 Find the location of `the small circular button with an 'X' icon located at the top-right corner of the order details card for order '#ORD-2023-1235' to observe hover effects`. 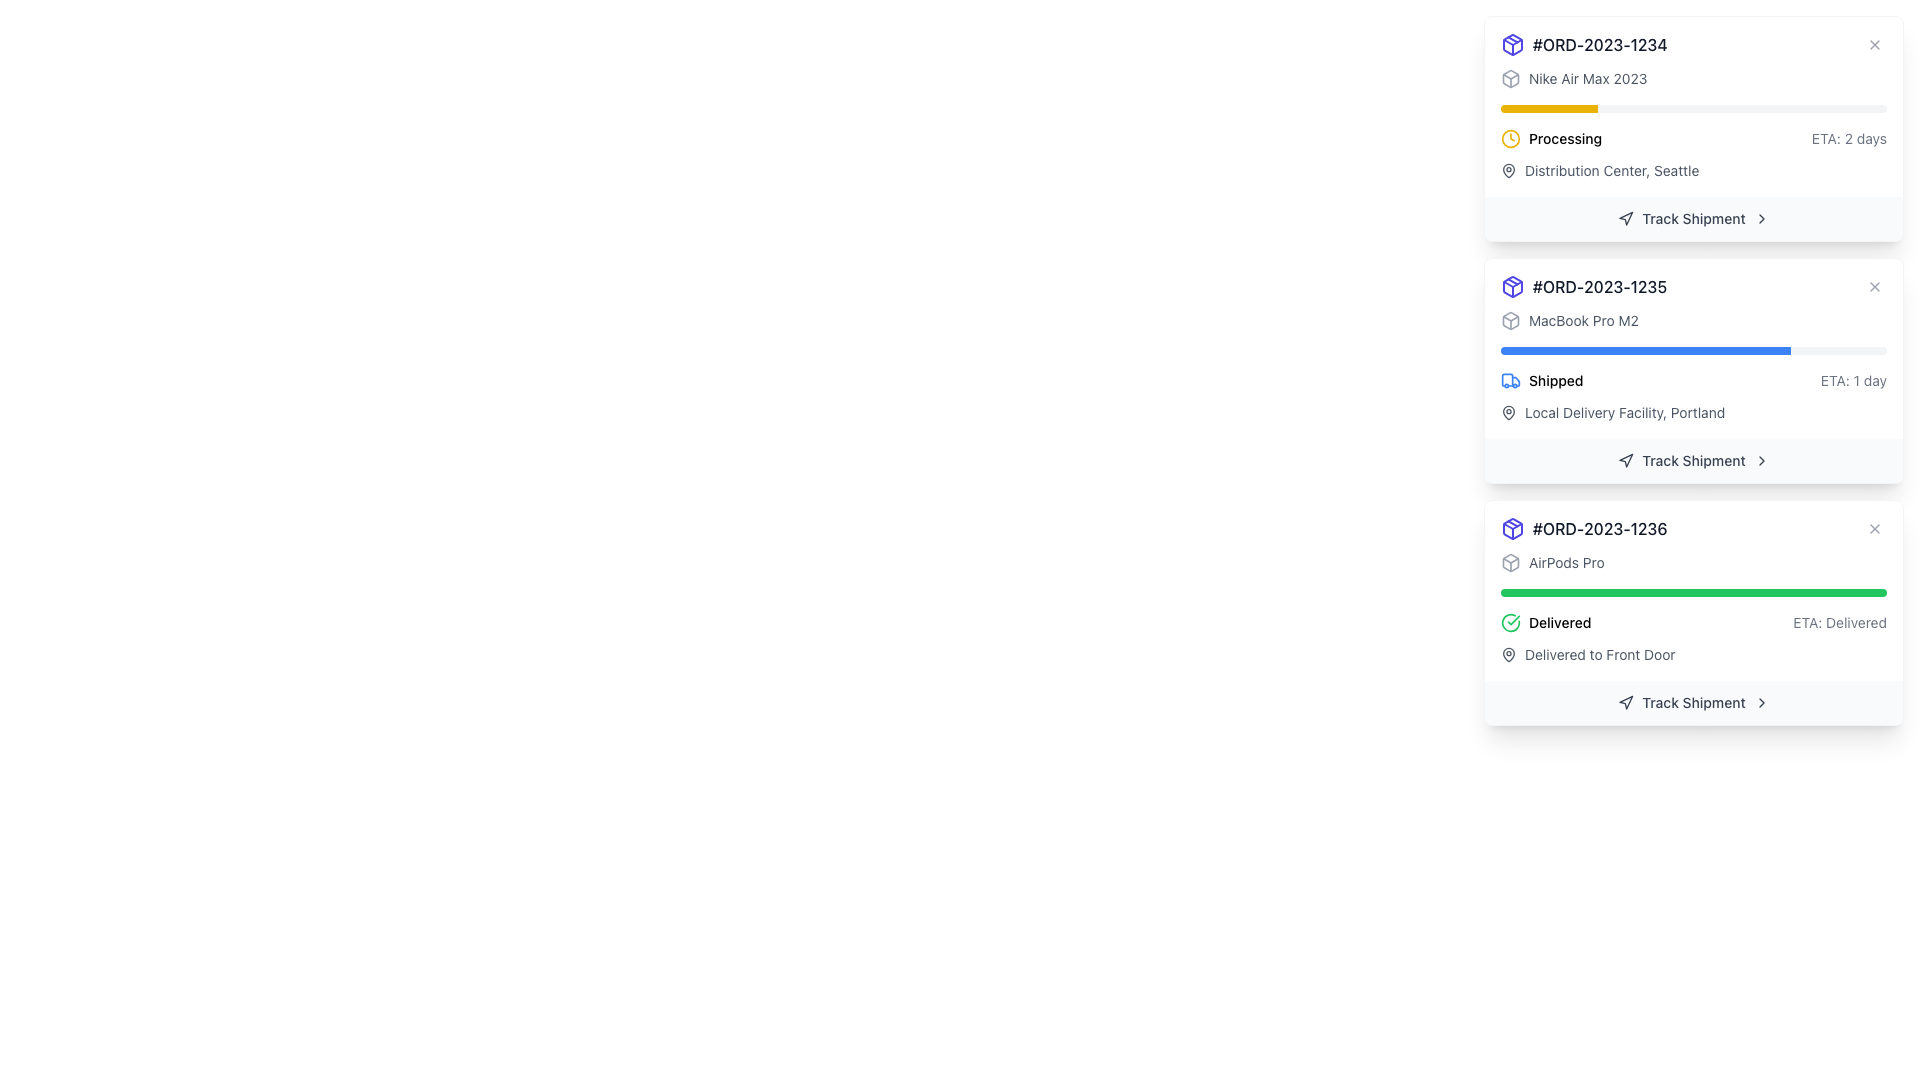

the small circular button with an 'X' icon located at the top-right corner of the order details card for order '#ORD-2023-1235' to observe hover effects is located at coordinates (1874, 286).